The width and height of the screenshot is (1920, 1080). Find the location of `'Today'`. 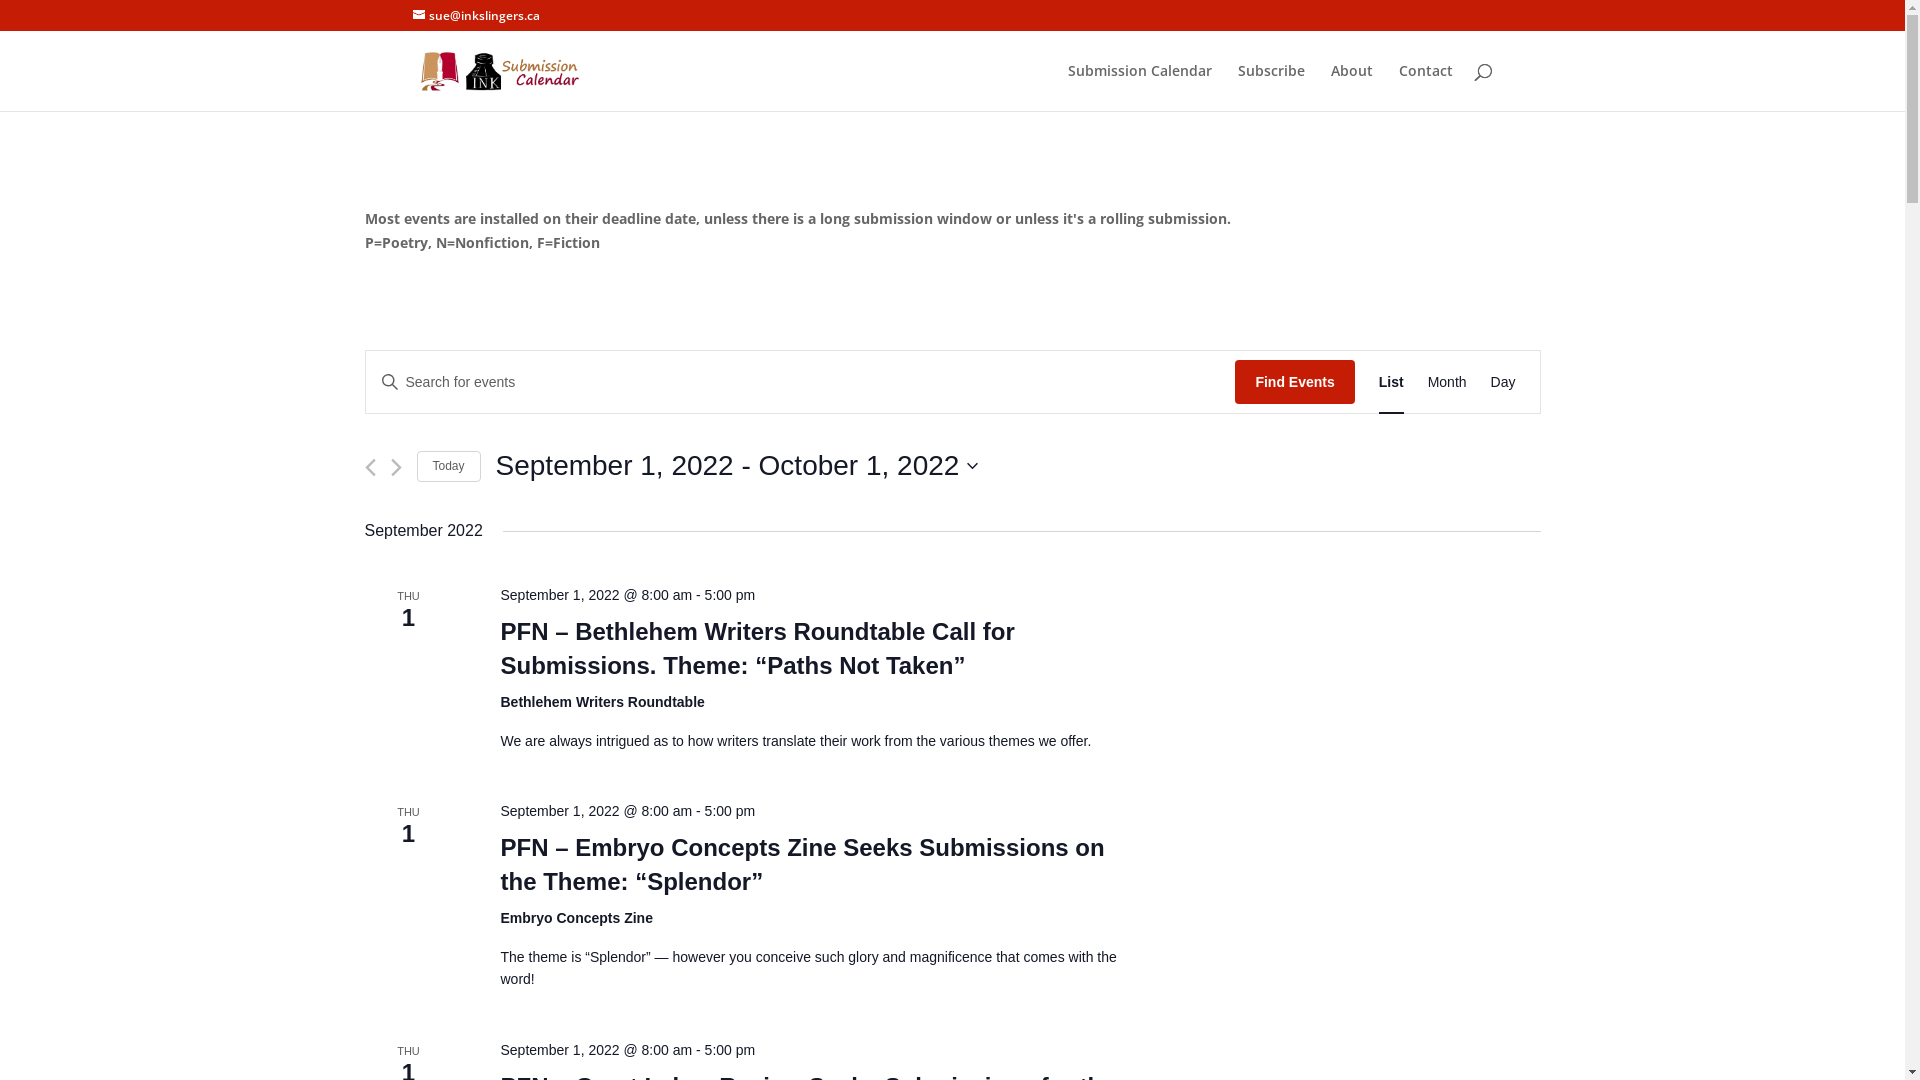

'Today' is located at coordinates (446, 466).